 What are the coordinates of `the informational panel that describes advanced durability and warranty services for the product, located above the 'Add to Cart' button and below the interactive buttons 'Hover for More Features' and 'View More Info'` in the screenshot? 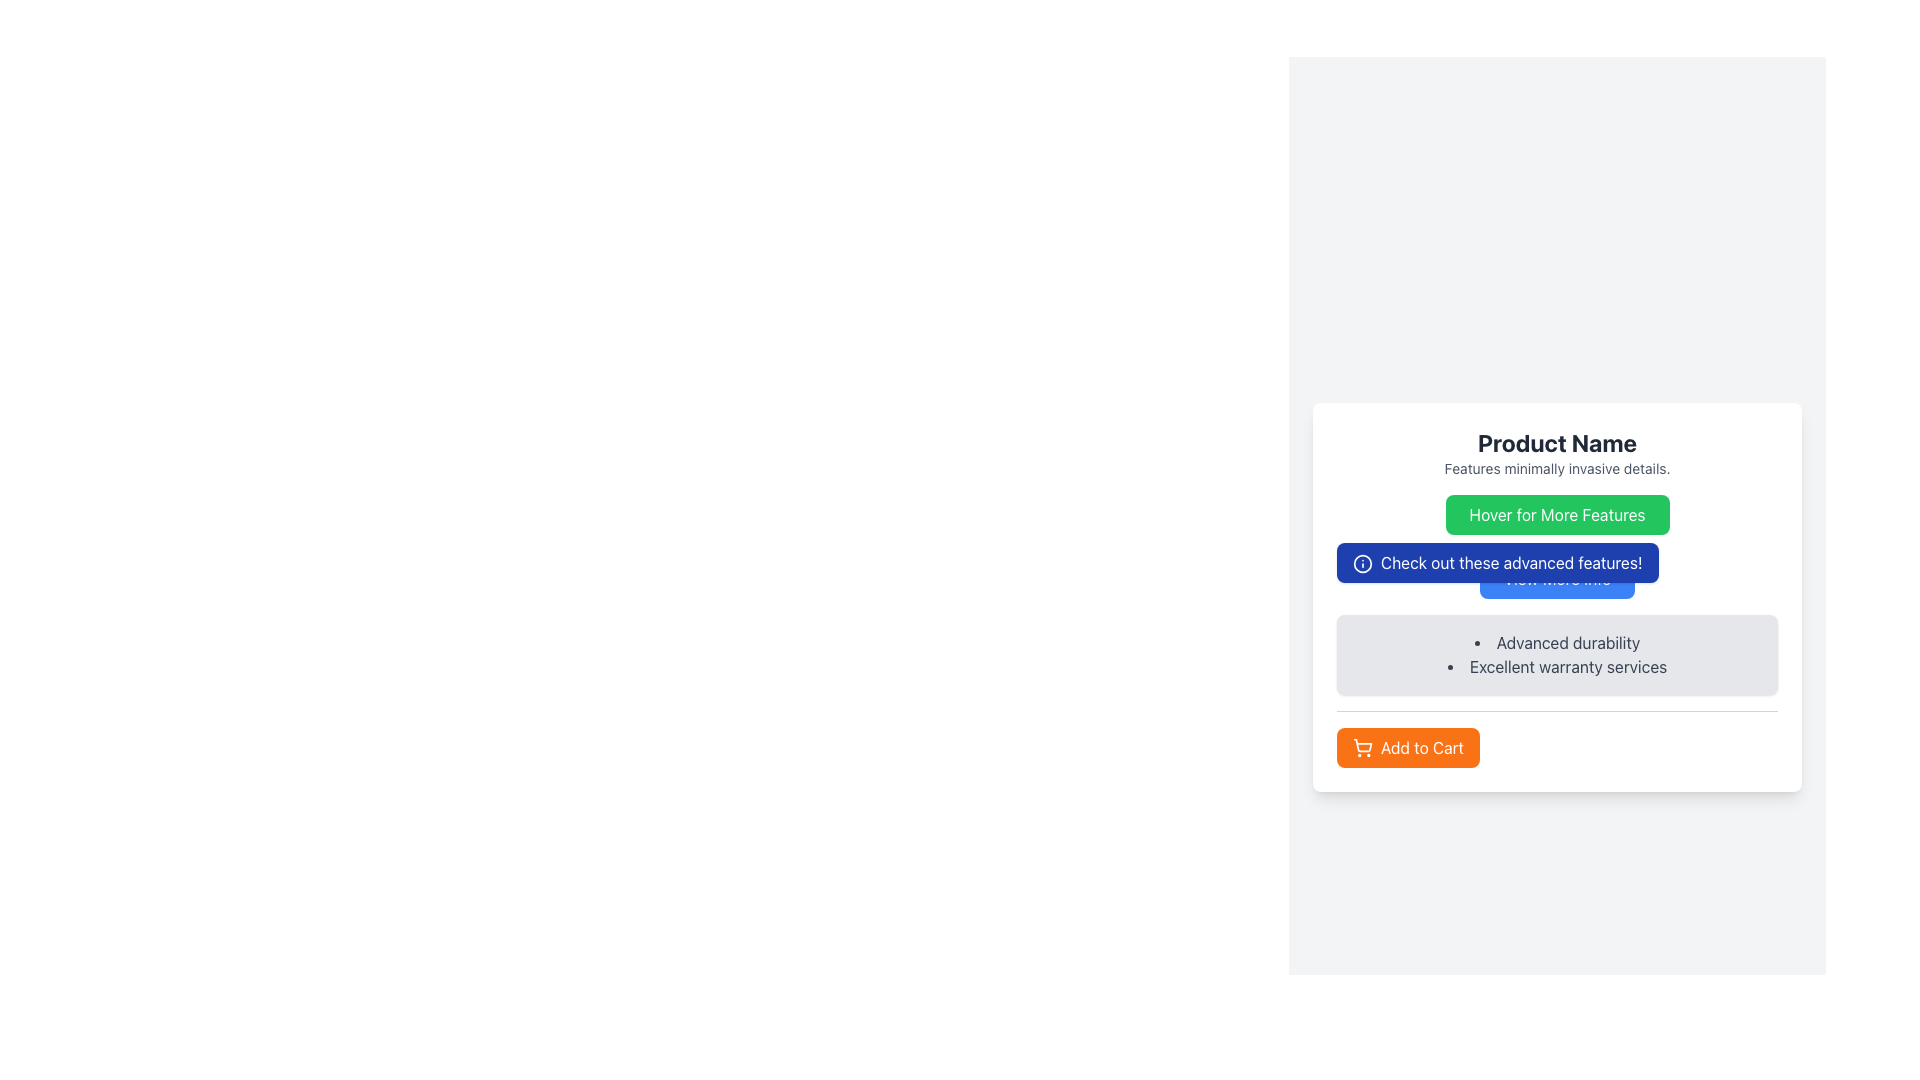 It's located at (1556, 631).